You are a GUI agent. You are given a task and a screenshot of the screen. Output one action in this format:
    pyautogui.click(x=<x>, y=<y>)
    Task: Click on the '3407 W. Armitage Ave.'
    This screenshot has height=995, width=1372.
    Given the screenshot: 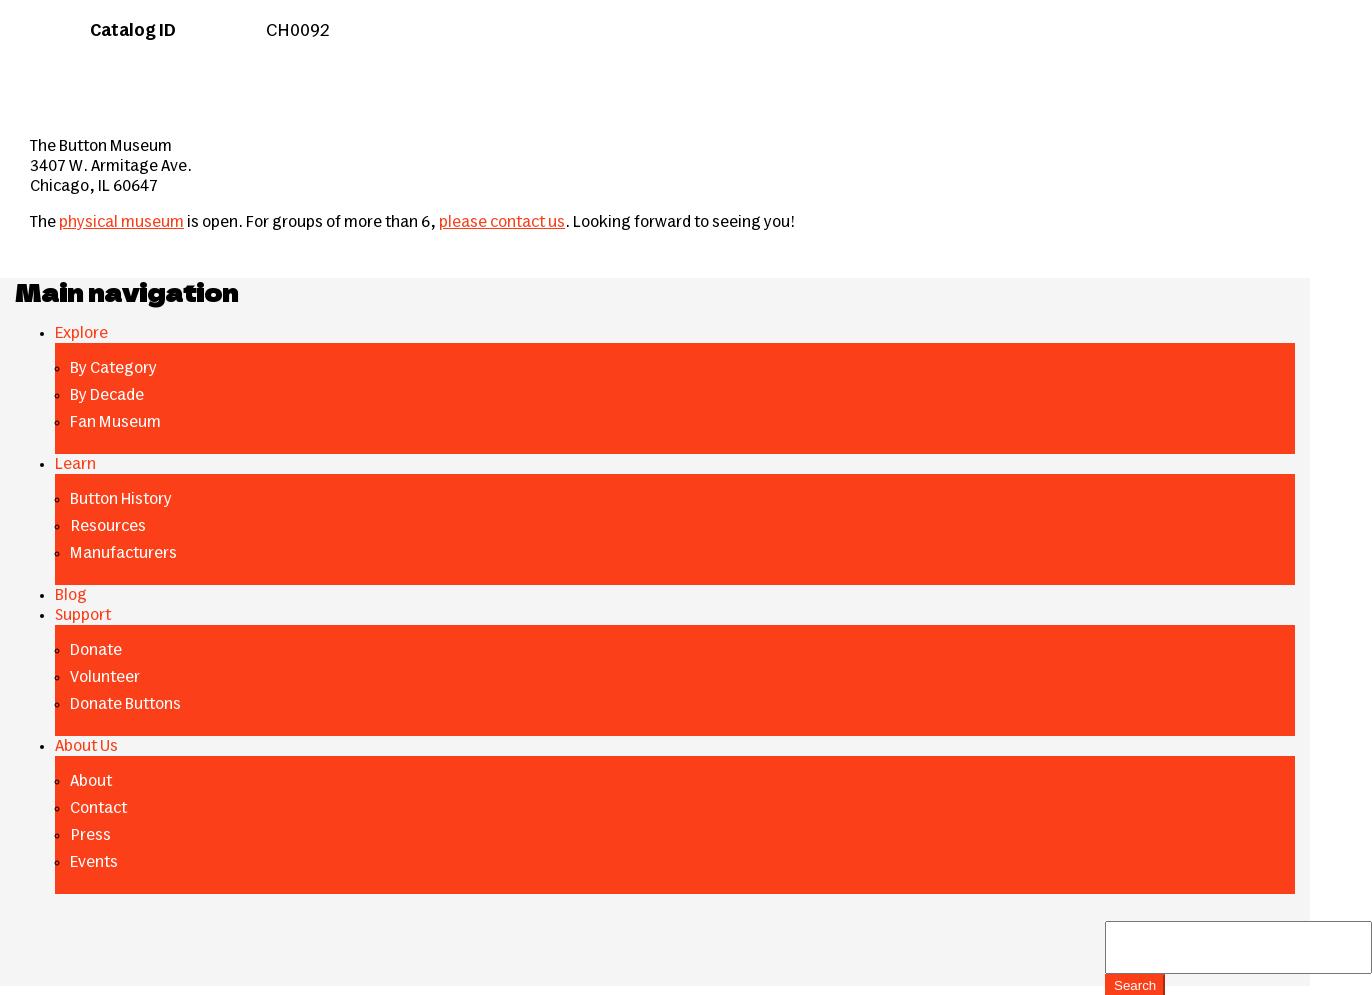 What is the action you would take?
    pyautogui.click(x=110, y=165)
    